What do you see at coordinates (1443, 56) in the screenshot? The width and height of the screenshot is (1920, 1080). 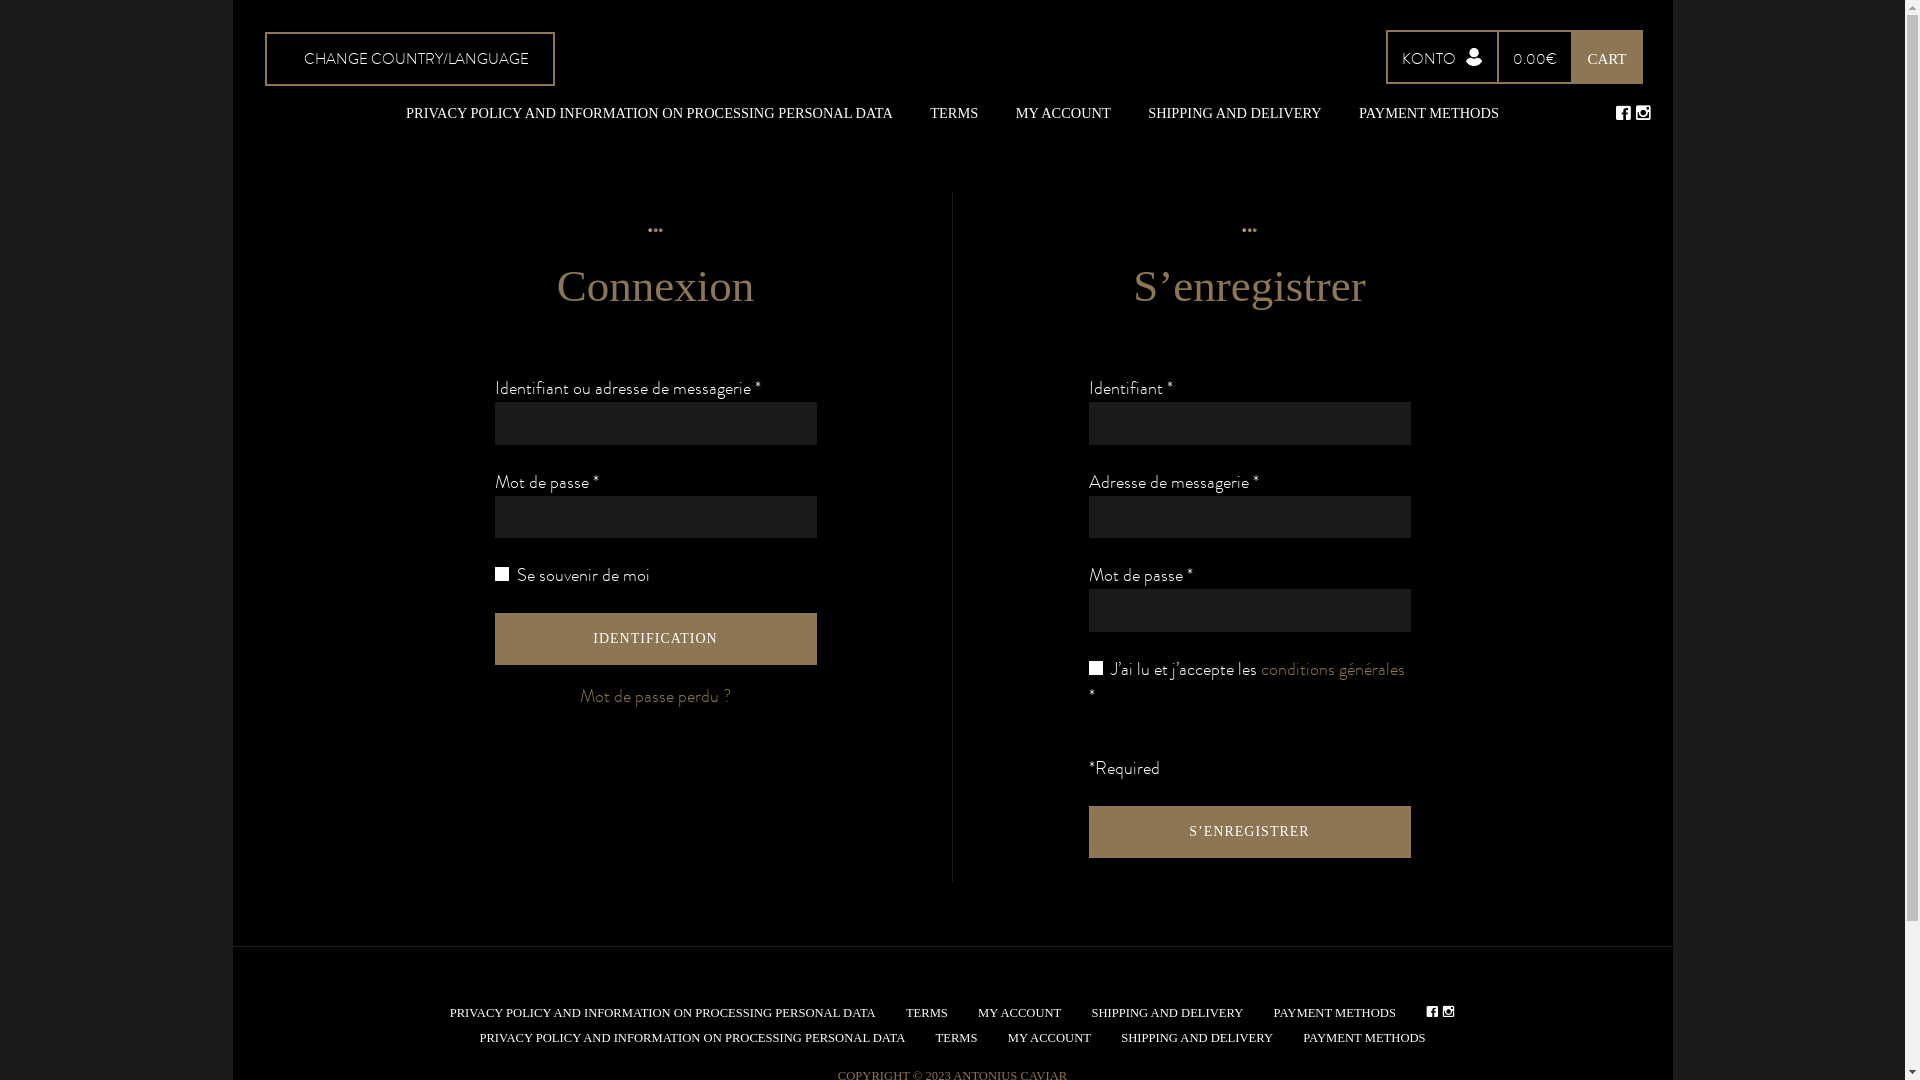 I see `'KONTO'` at bounding box center [1443, 56].